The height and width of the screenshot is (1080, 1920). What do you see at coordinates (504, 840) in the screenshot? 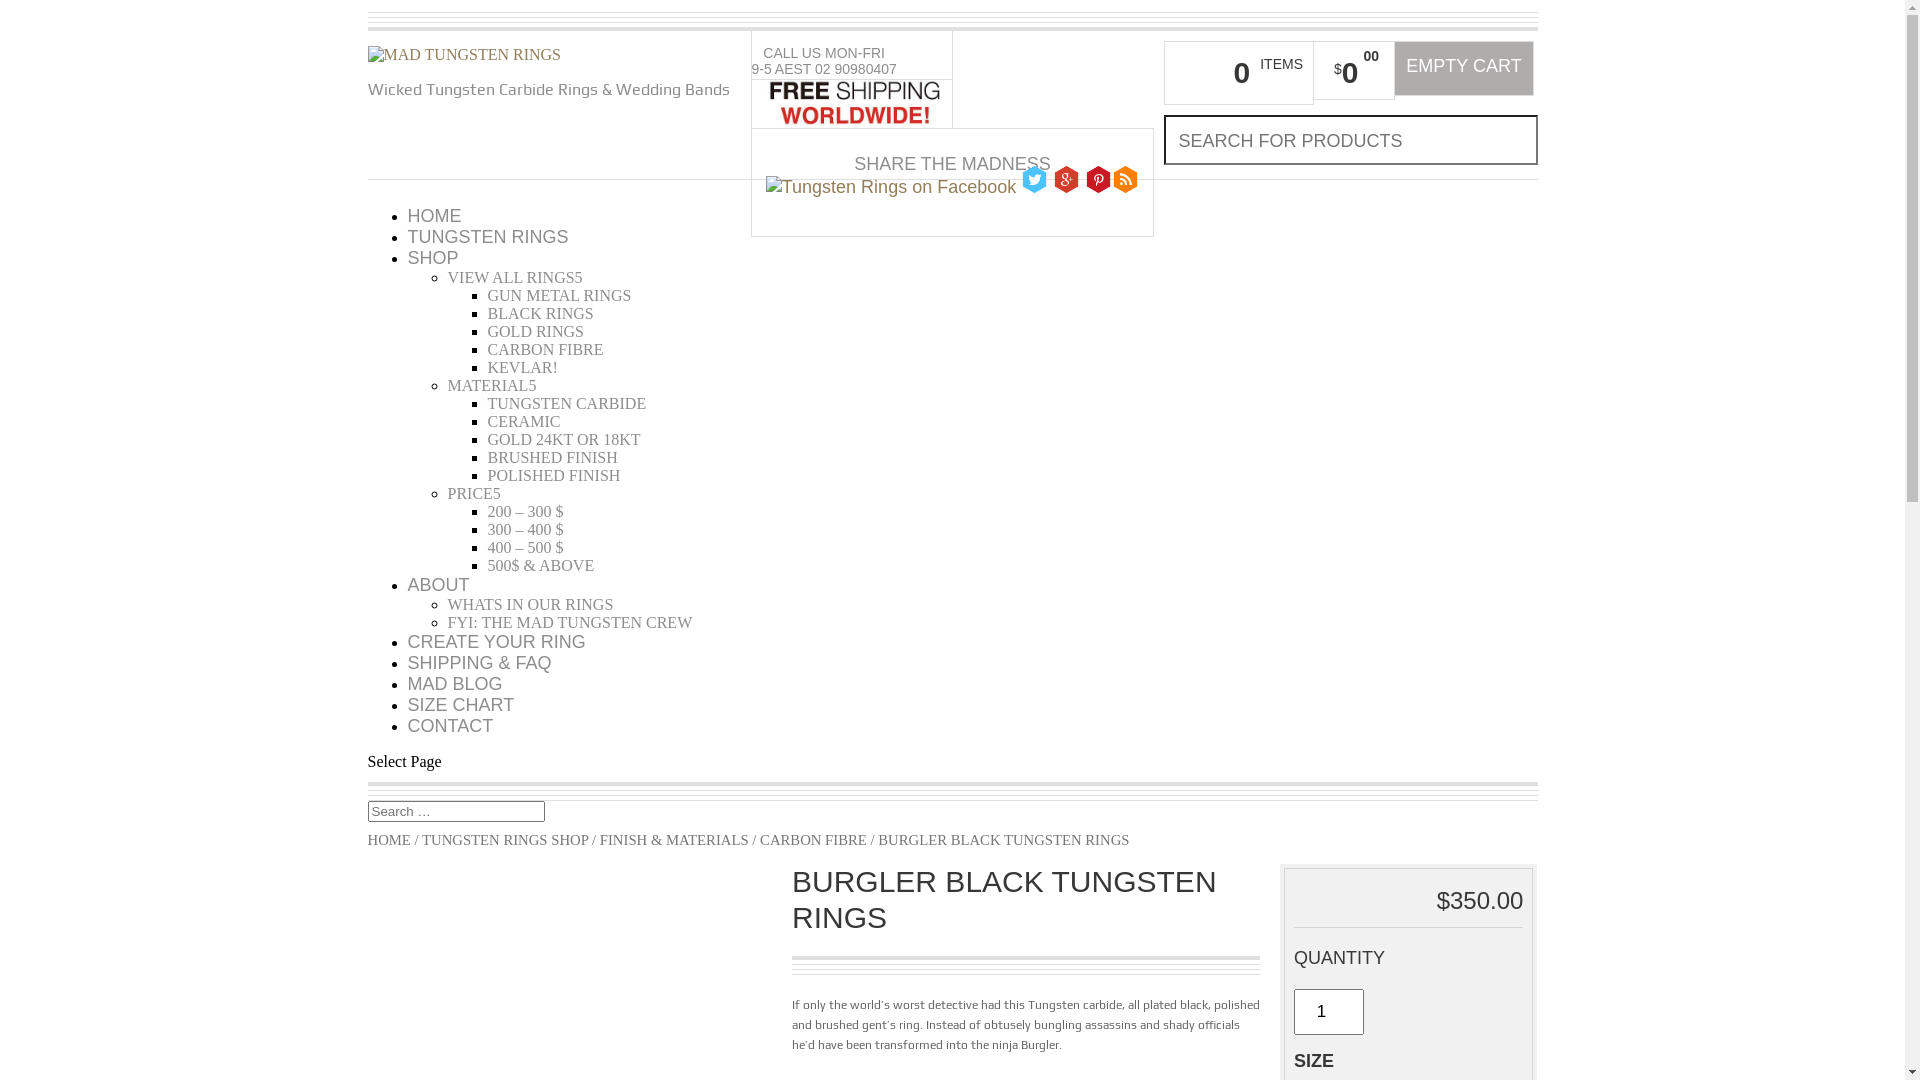
I see `'TUNGSTEN RINGS SHOP'` at bounding box center [504, 840].